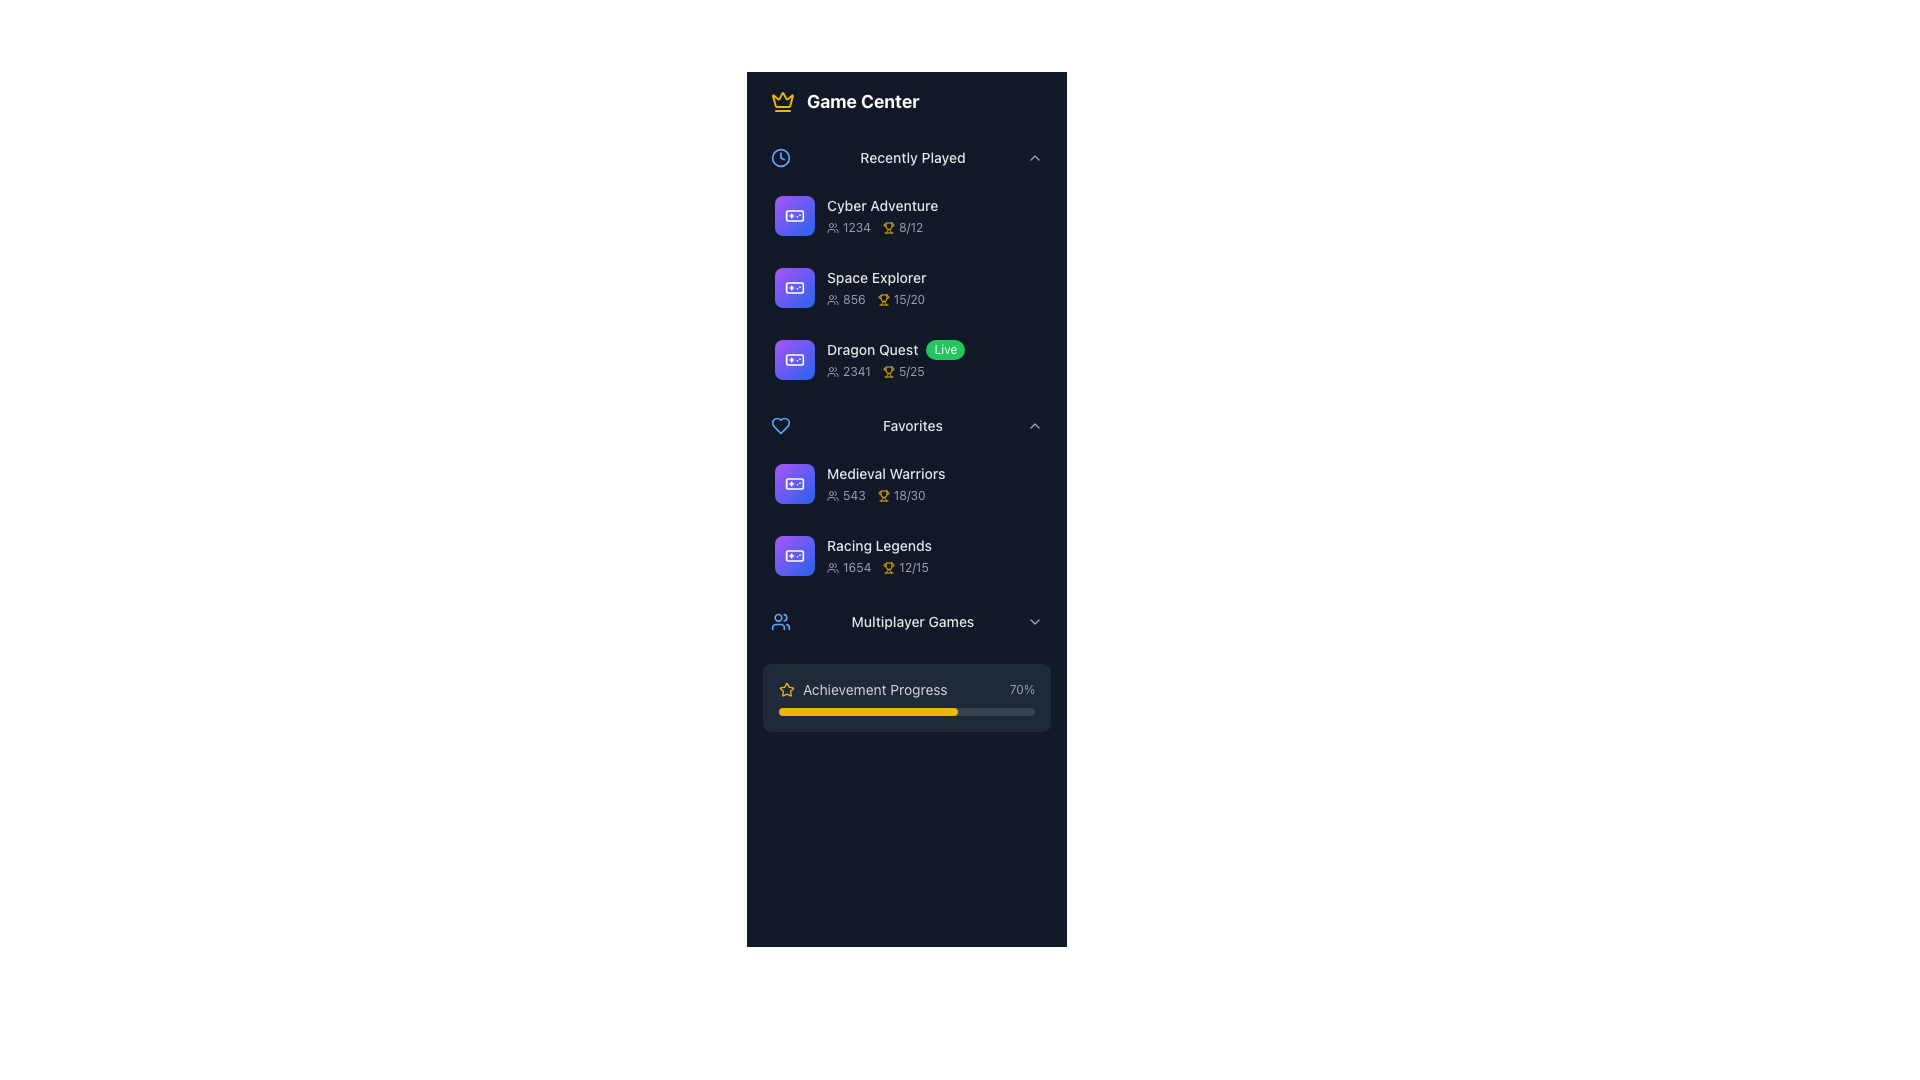 Image resolution: width=1920 pixels, height=1080 pixels. What do you see at coordinates (931, 288) in the screenshot?
I see `the list item displaying the title 'Space Explorer' with statistics '856' and '15/20' in the 'Recently Played' section of the 'Game Center' interface` at bounding box center [931, 288].